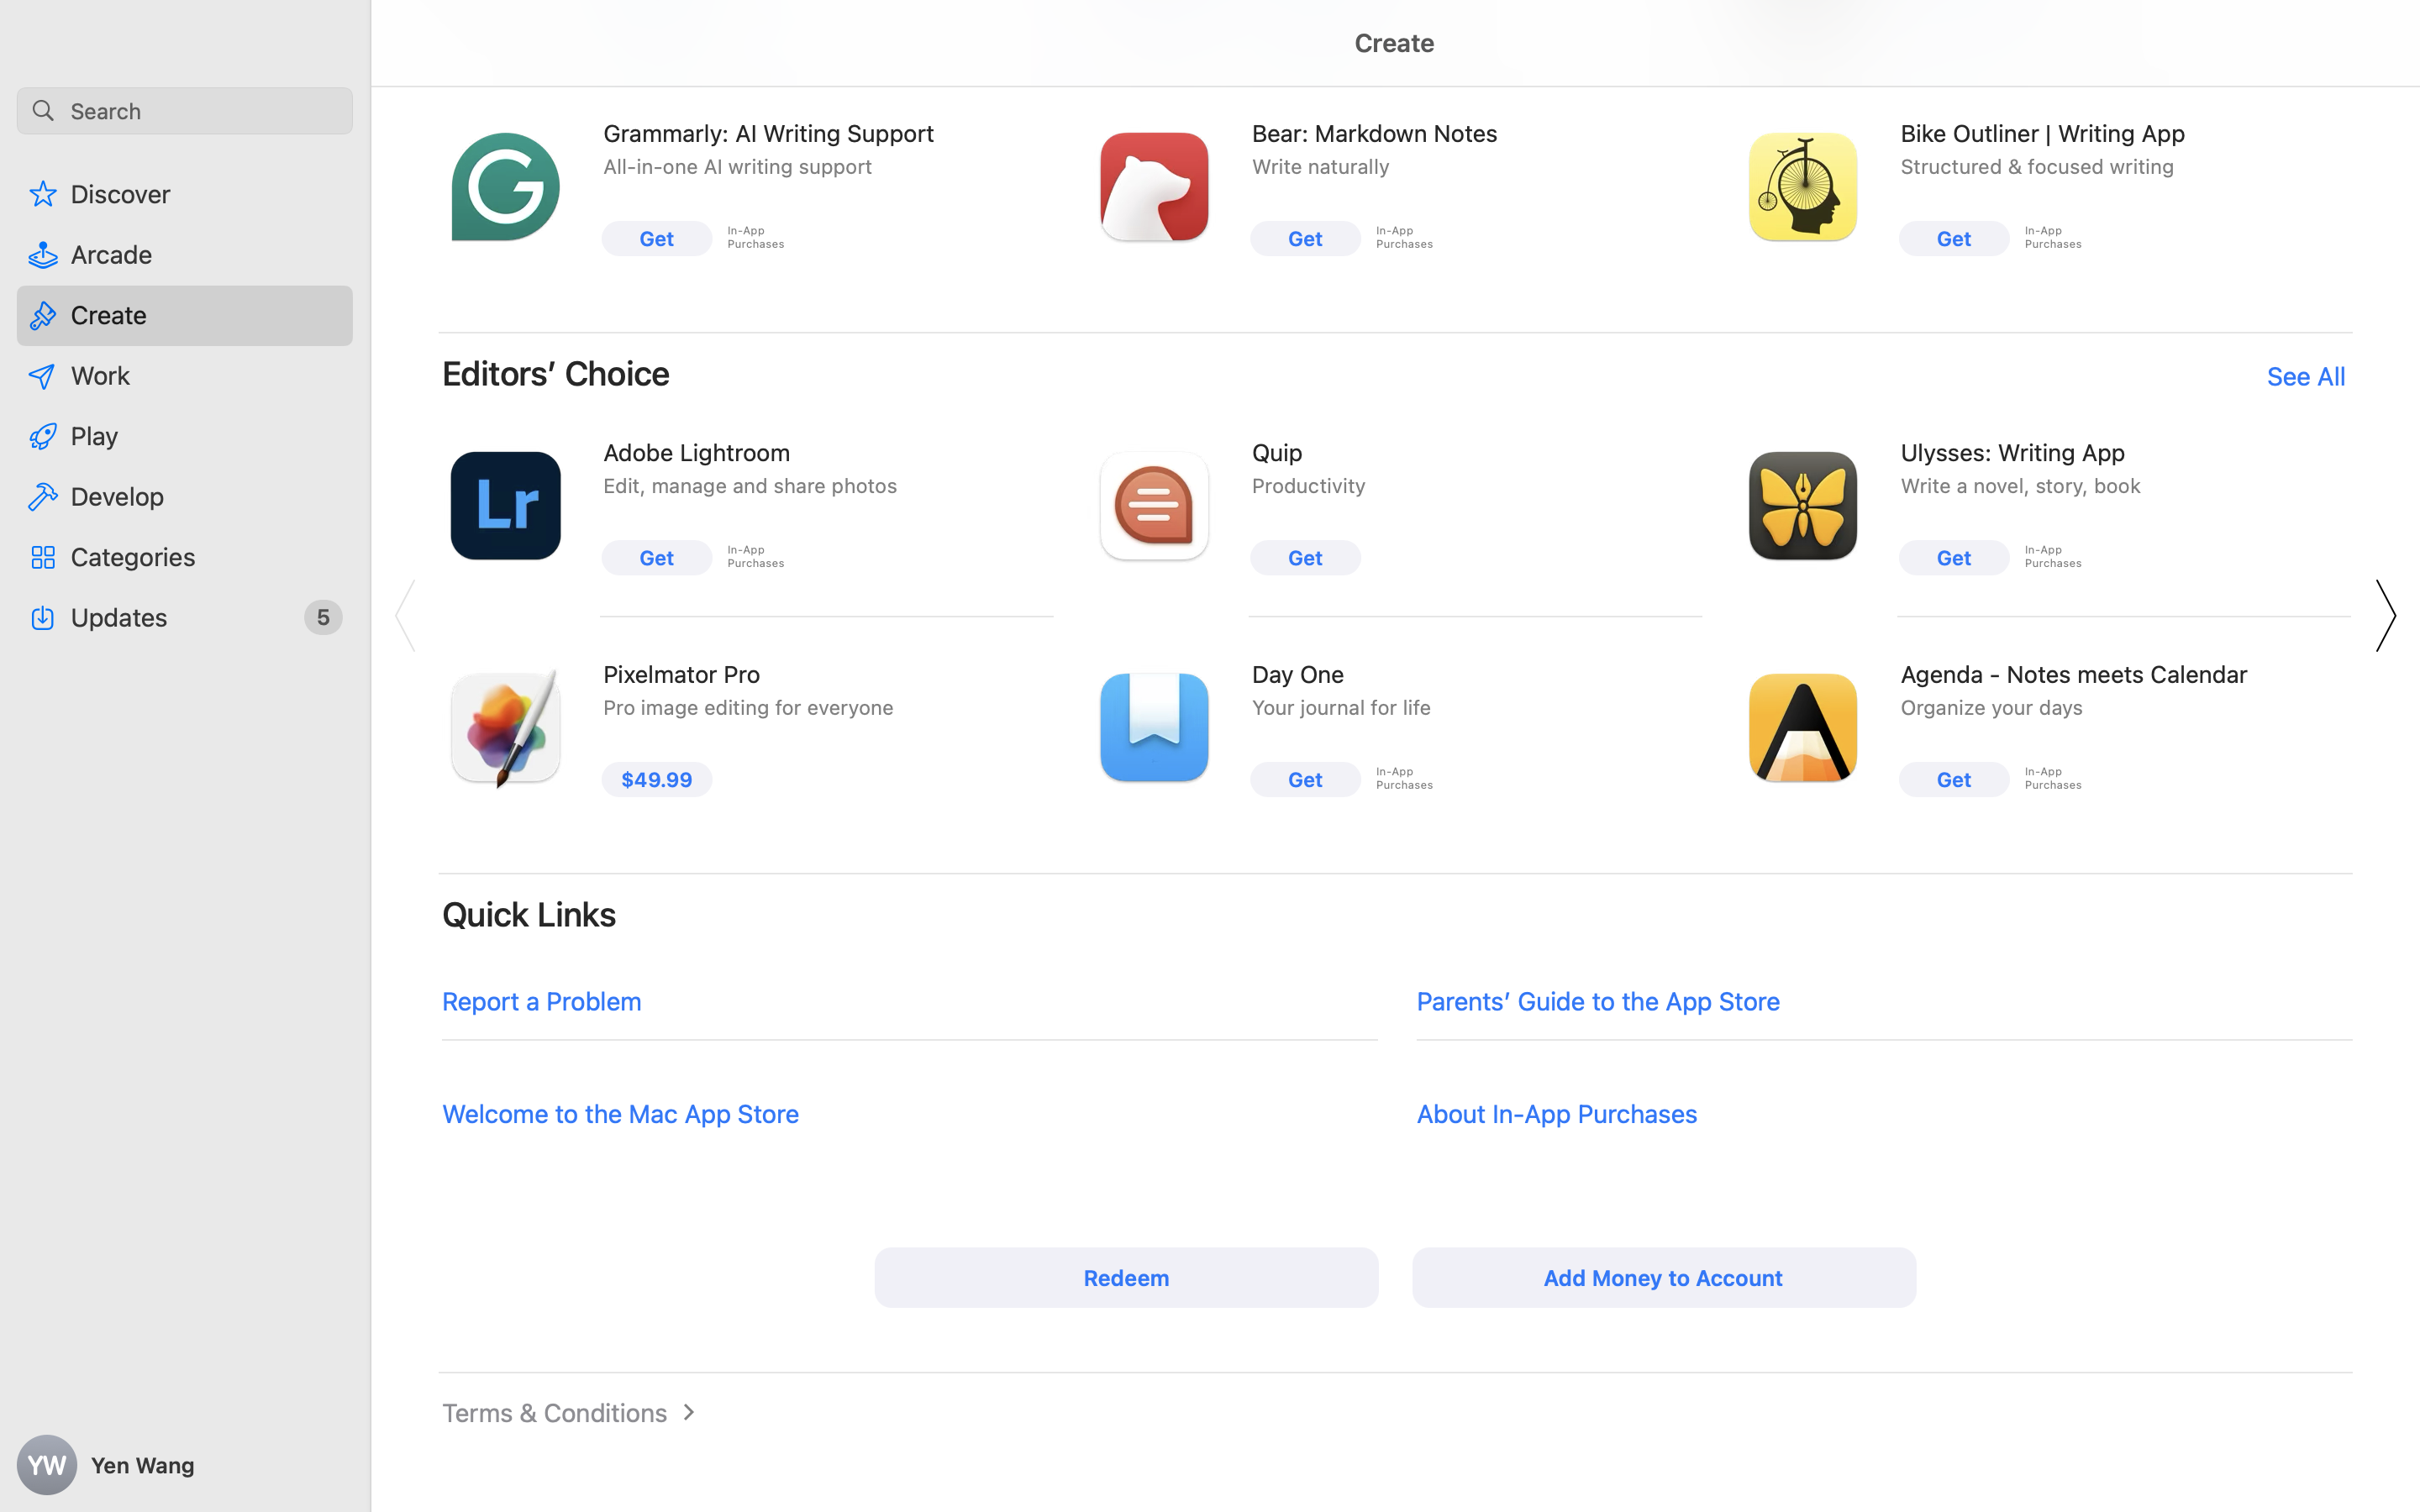 This screenshot has height=1512, width=2420. I want to click on 'Yen Wang', so click(185, 1465).